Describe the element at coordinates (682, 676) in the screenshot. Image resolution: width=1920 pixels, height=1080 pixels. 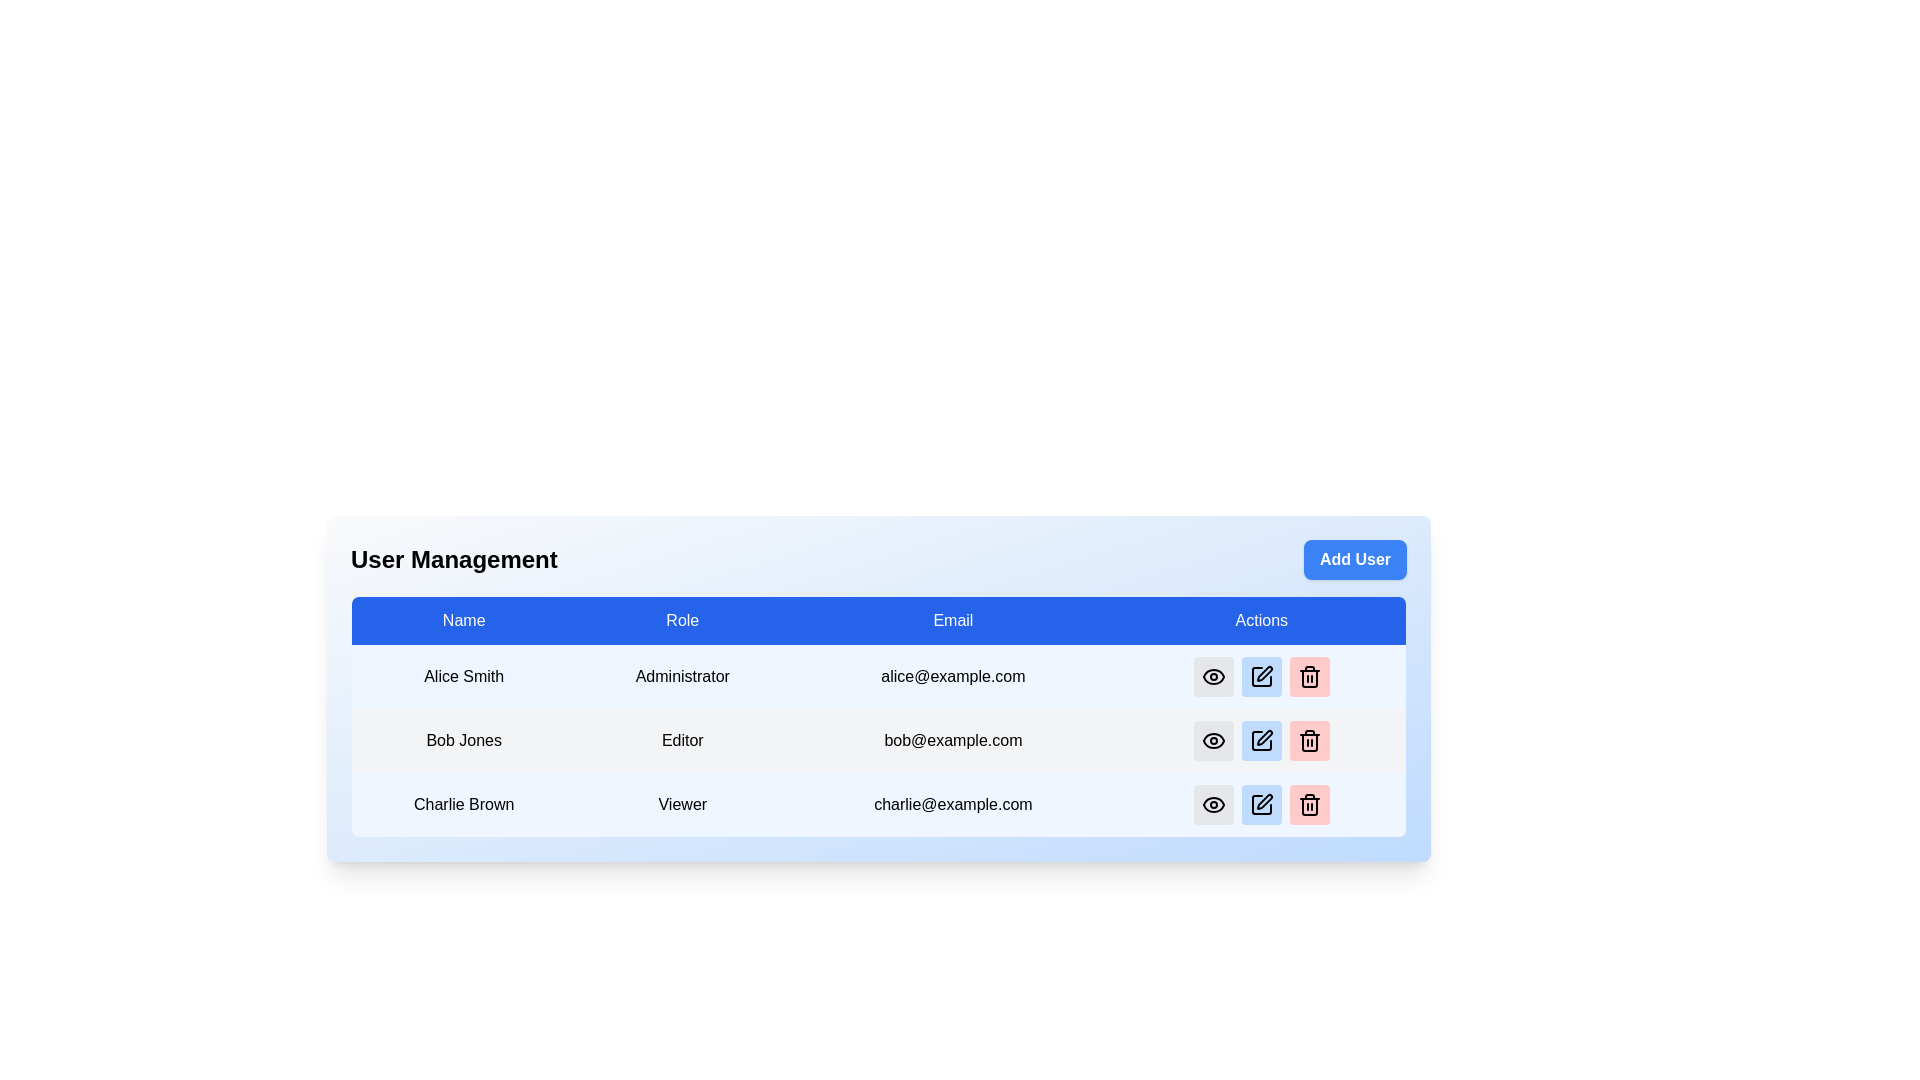
I see `the table cell displaying the text 'Administrator' in the 'Role' column under the 'User Management' section` at that location.